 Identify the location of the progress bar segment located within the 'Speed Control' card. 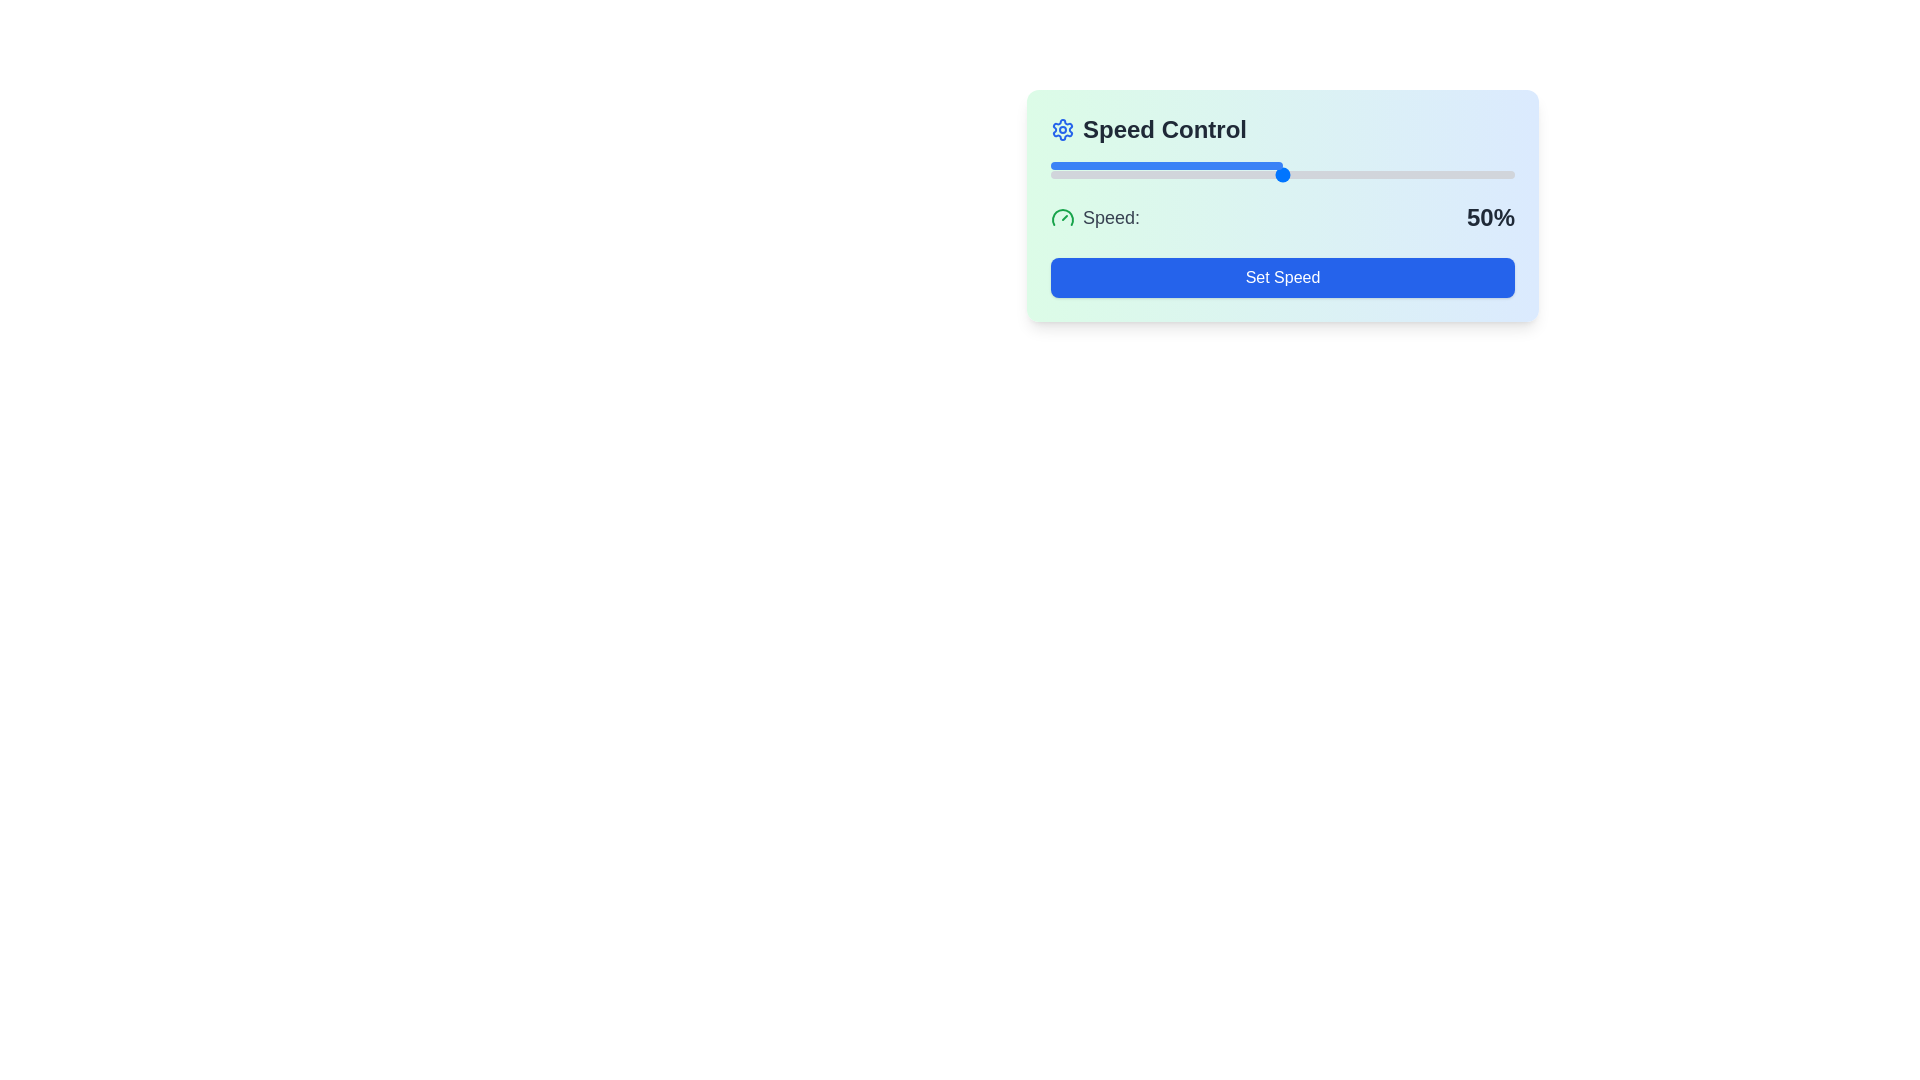
(1166, 164).